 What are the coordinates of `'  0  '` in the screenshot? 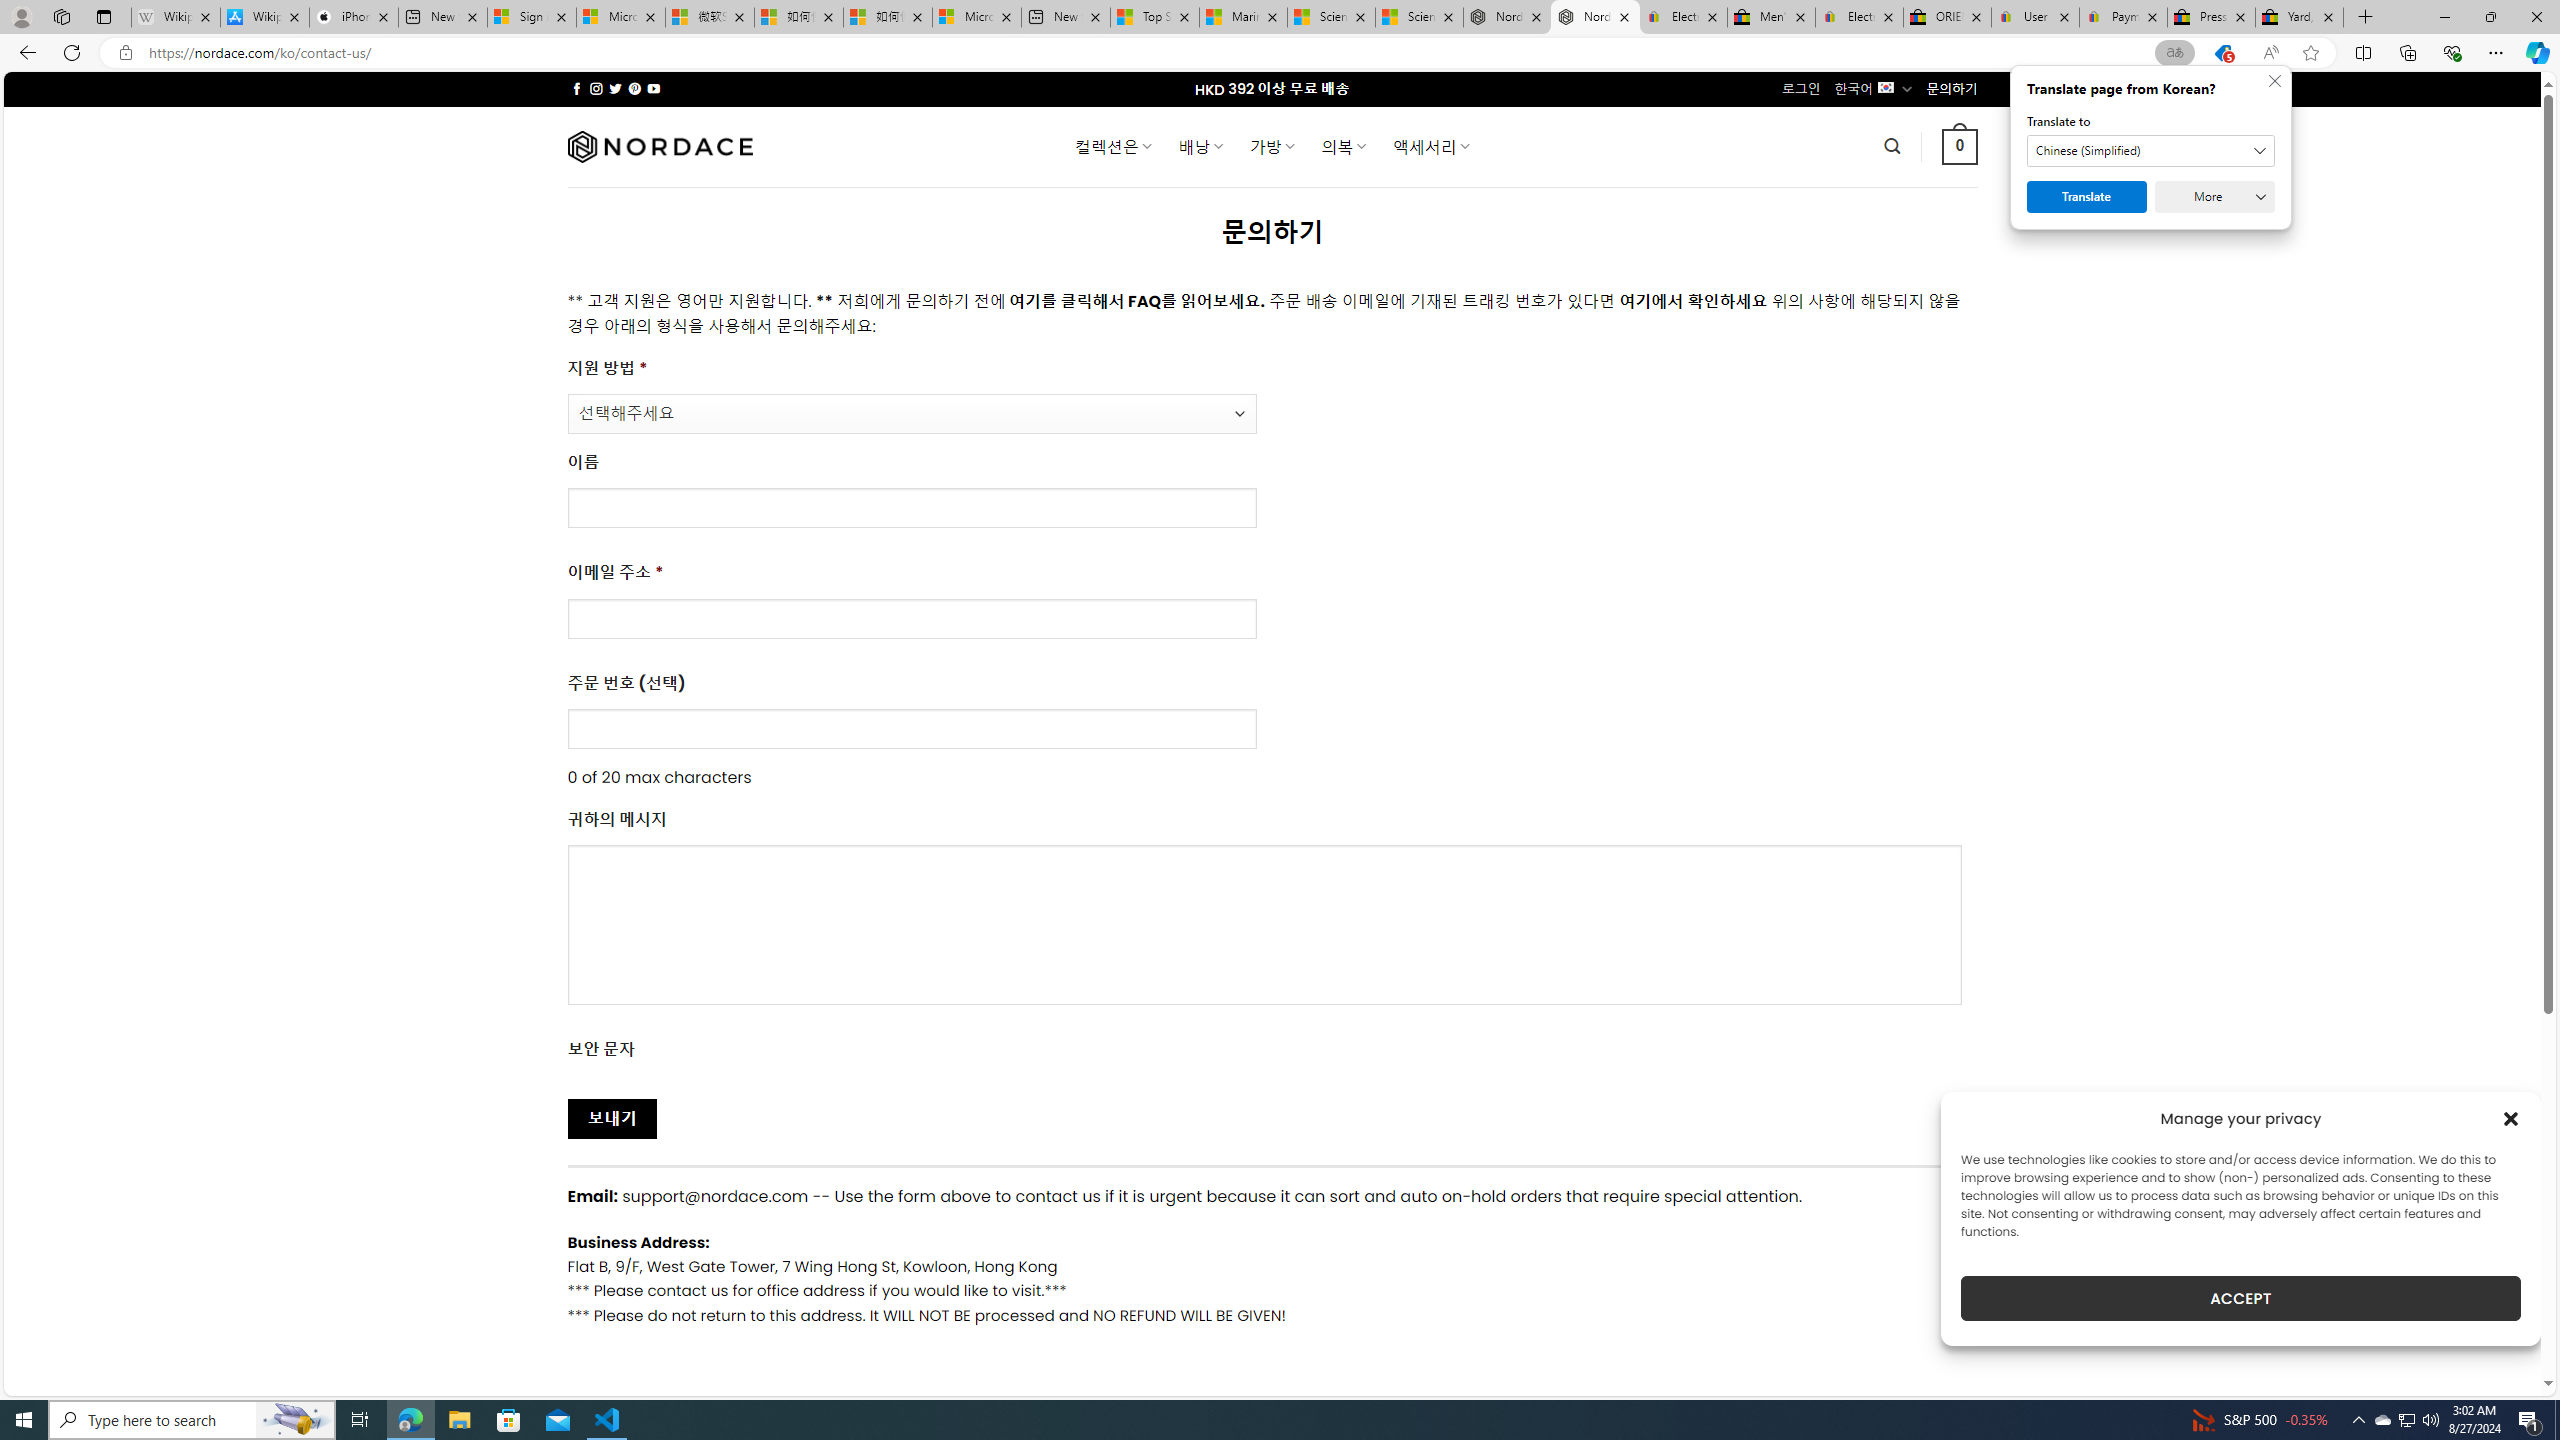 It's located at (1960, 145).